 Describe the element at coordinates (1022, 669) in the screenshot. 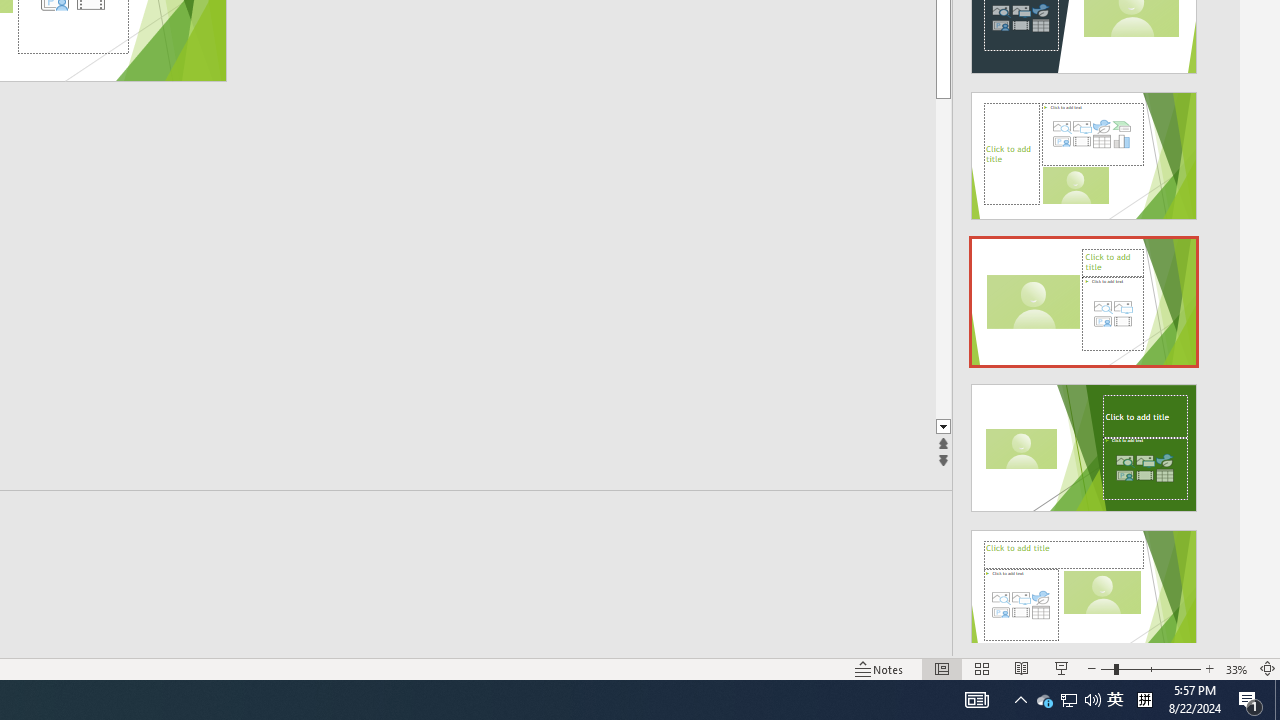

I see `'Reading View'` at that location.